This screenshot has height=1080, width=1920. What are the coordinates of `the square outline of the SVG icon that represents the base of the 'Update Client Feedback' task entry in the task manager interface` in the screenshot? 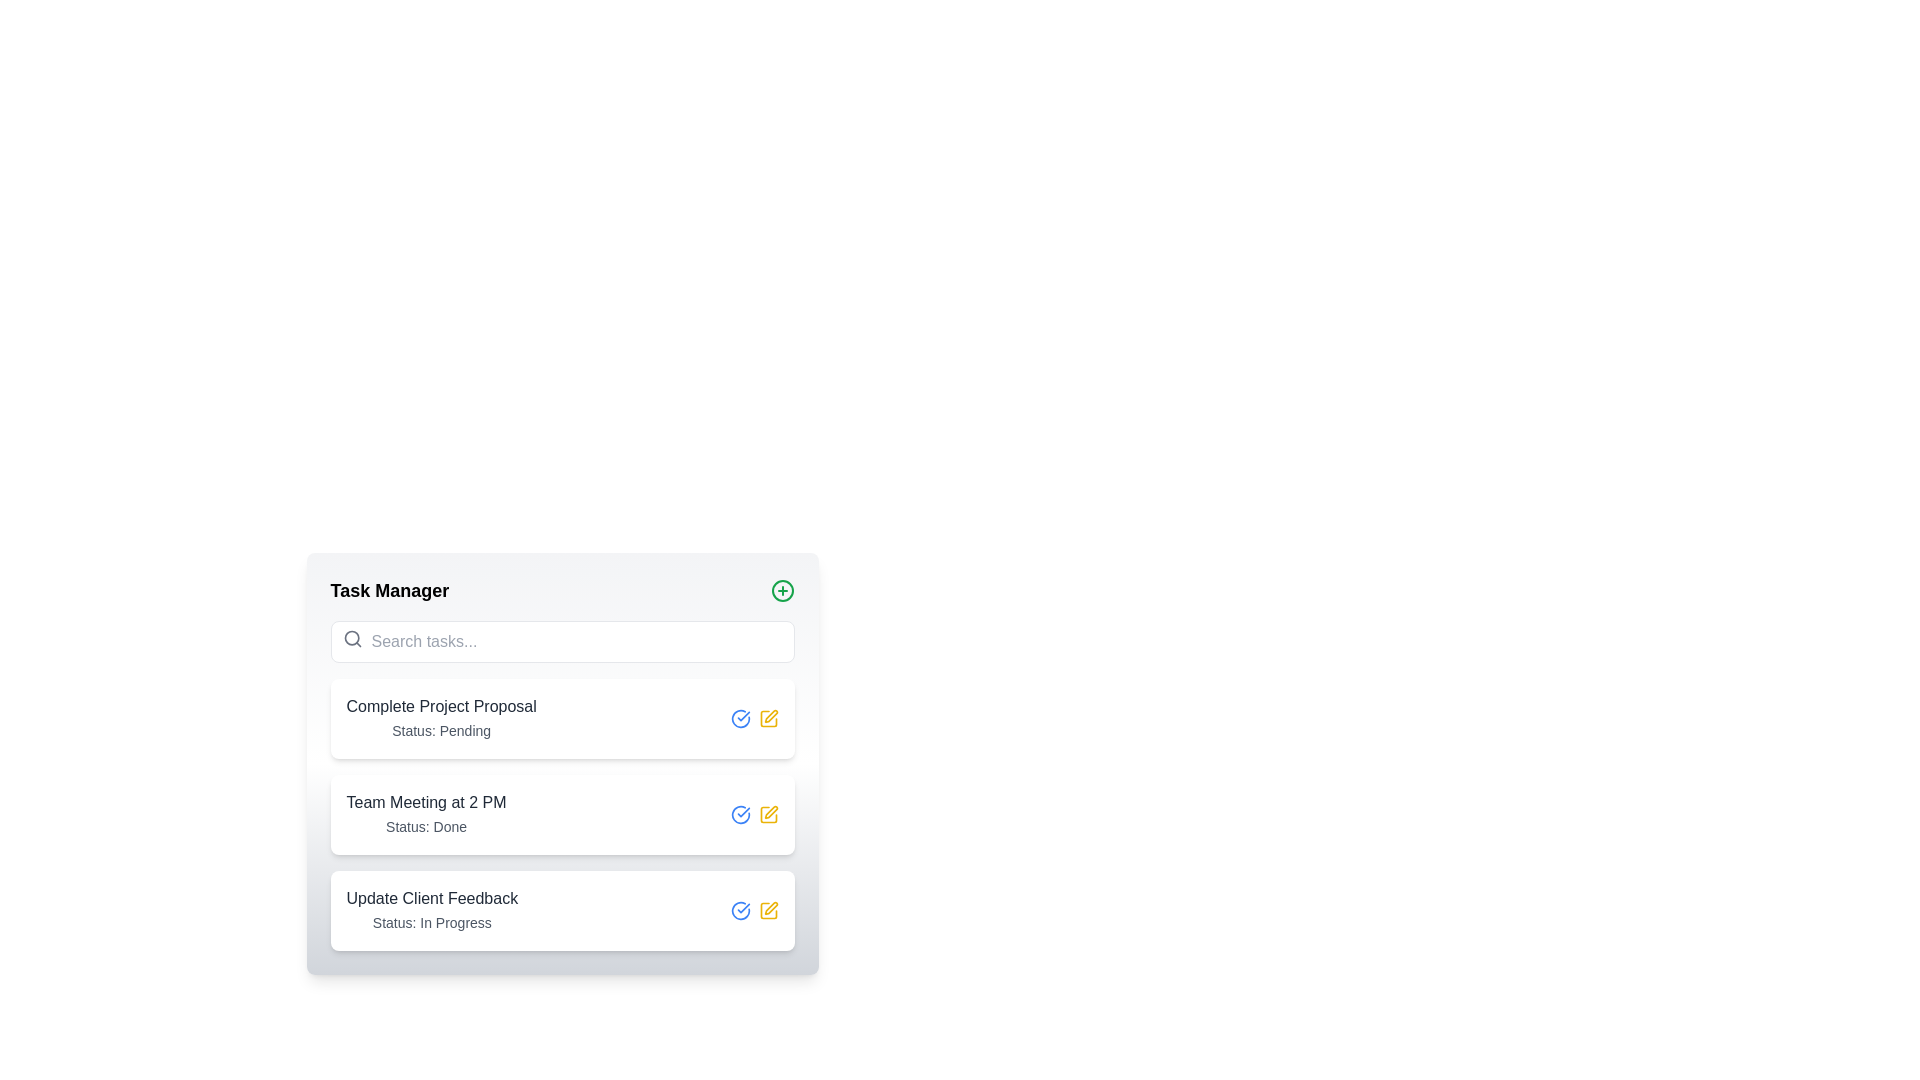 It's located at (767, 910).